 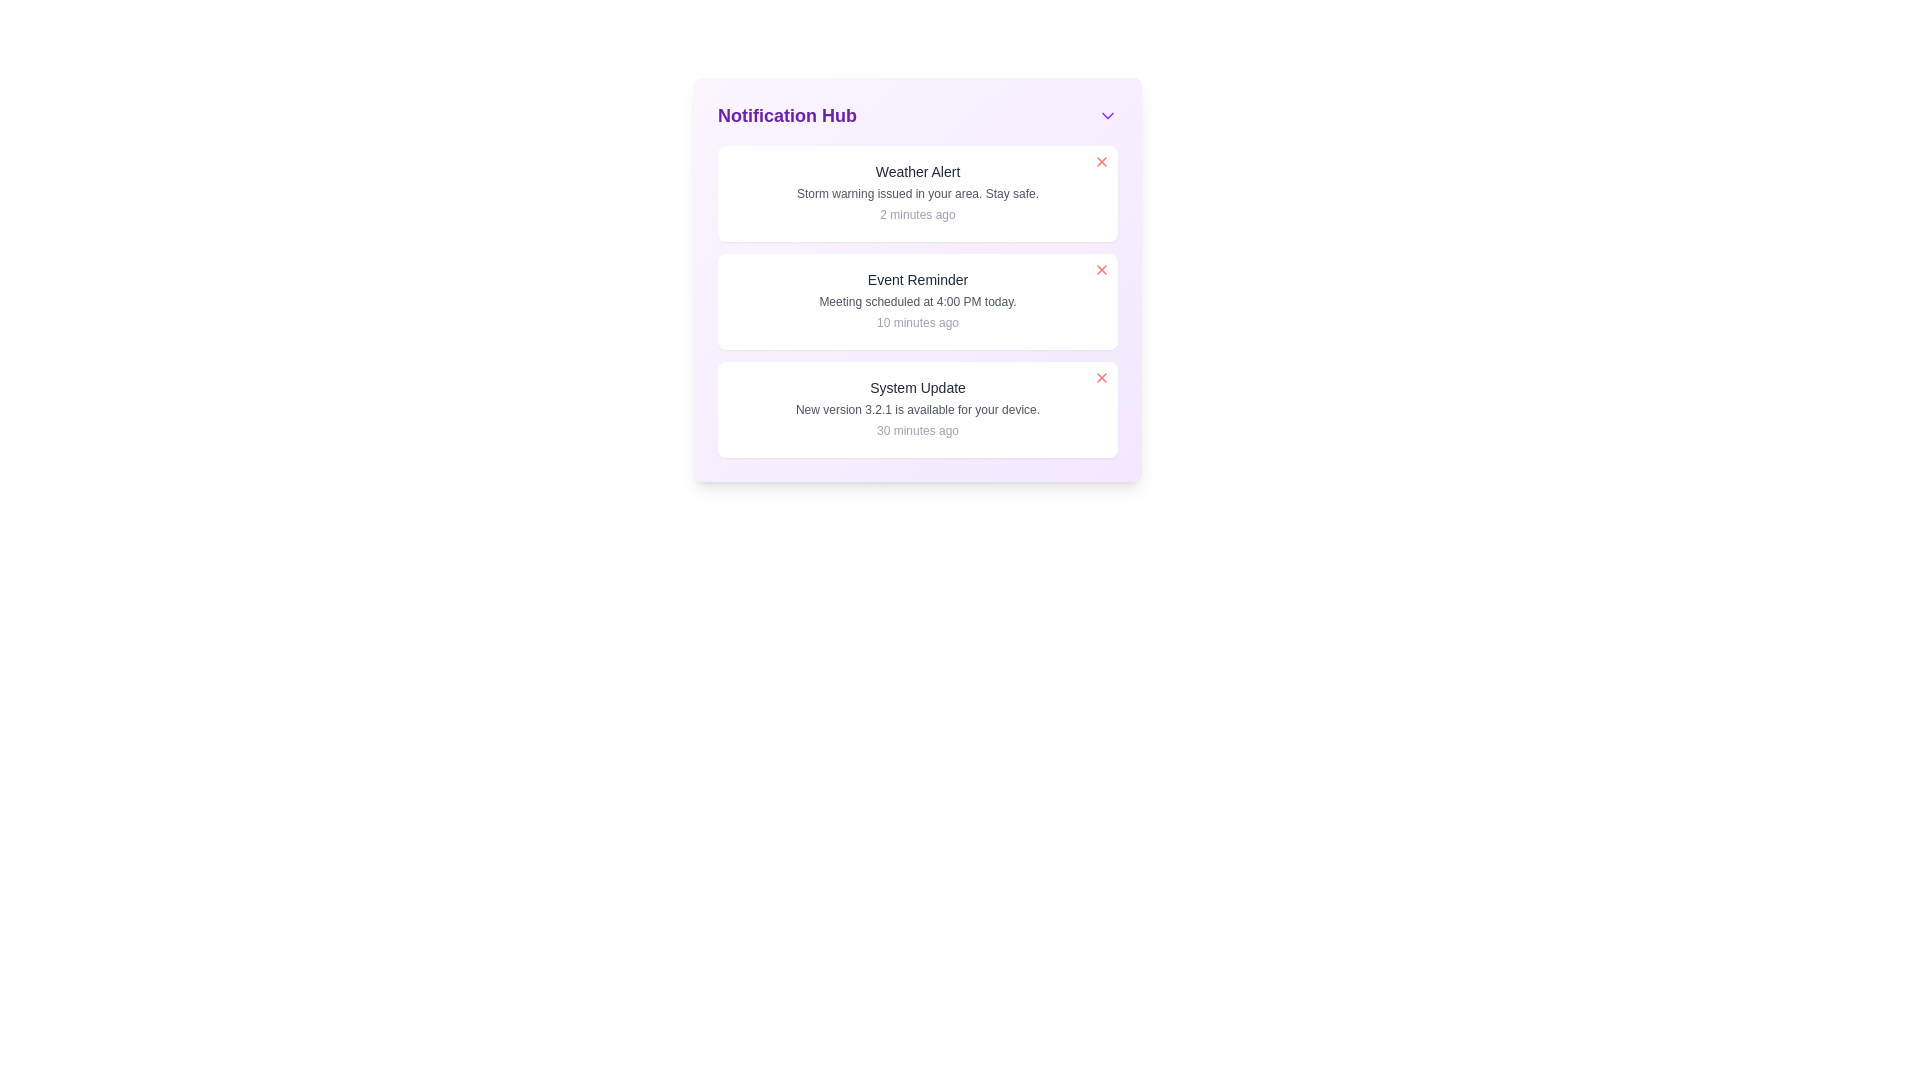 What do you see at coordinates (1101, 161) in the screenshot?
I see `the close button in the top-right corner of the 'Weather Alert' notification card` at bounding box center [1101, 161].